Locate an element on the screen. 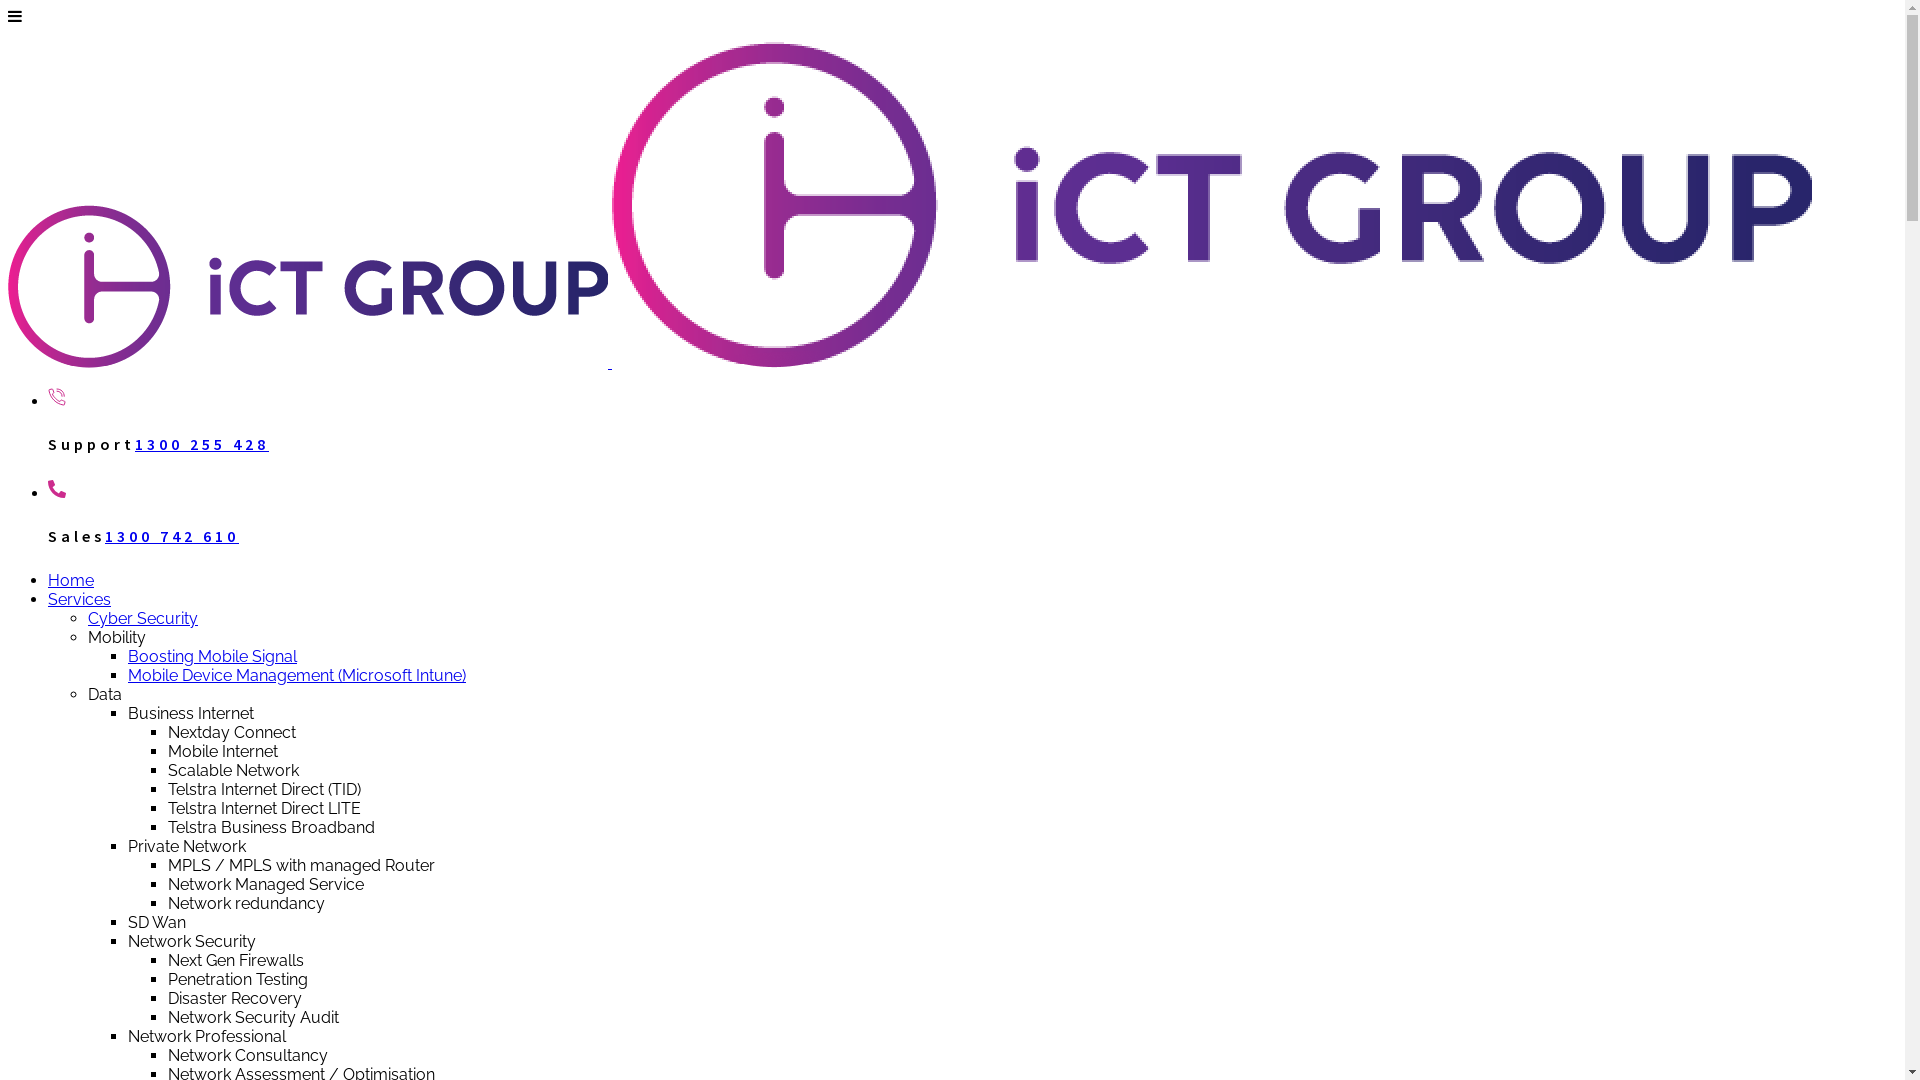 Image resolution: width=1920 pixels, height=1080 pixels. 'Private Network' is located at coordinates (127, 846).